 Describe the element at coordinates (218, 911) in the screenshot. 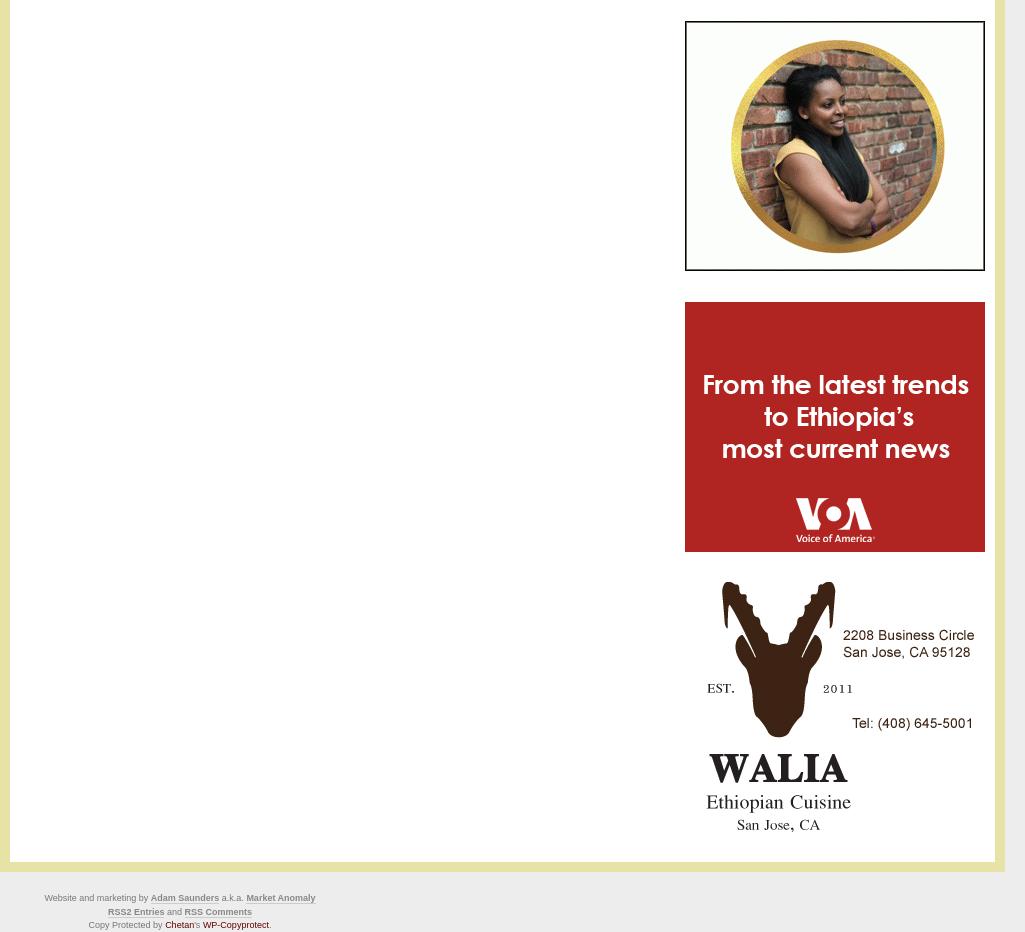

I see `'RSS Comments'` at that location.